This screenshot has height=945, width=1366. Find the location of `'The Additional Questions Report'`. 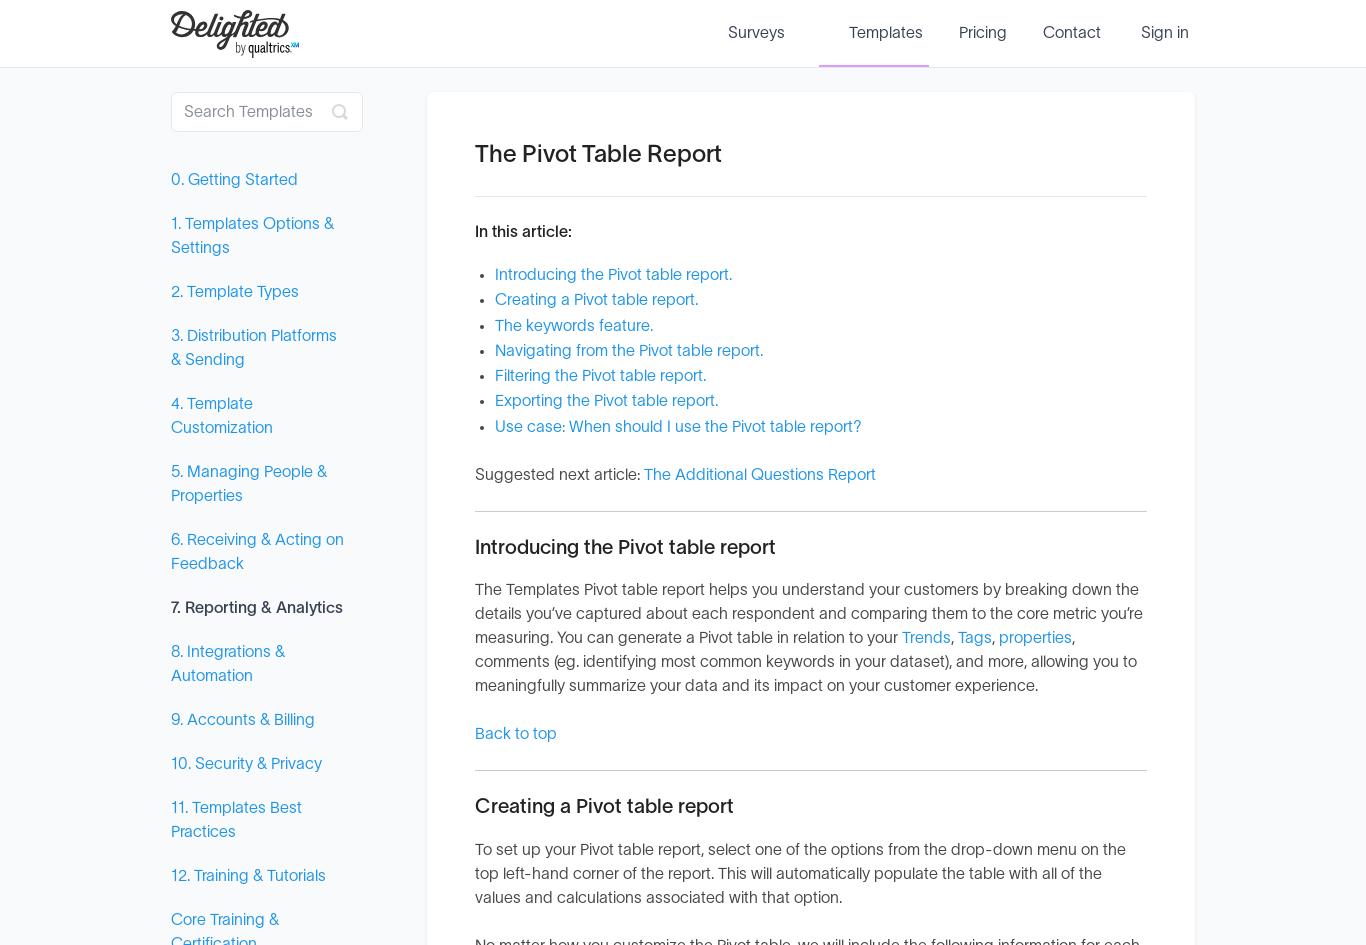

'The Additional Questions Report' is located at coordinates (642, 473).